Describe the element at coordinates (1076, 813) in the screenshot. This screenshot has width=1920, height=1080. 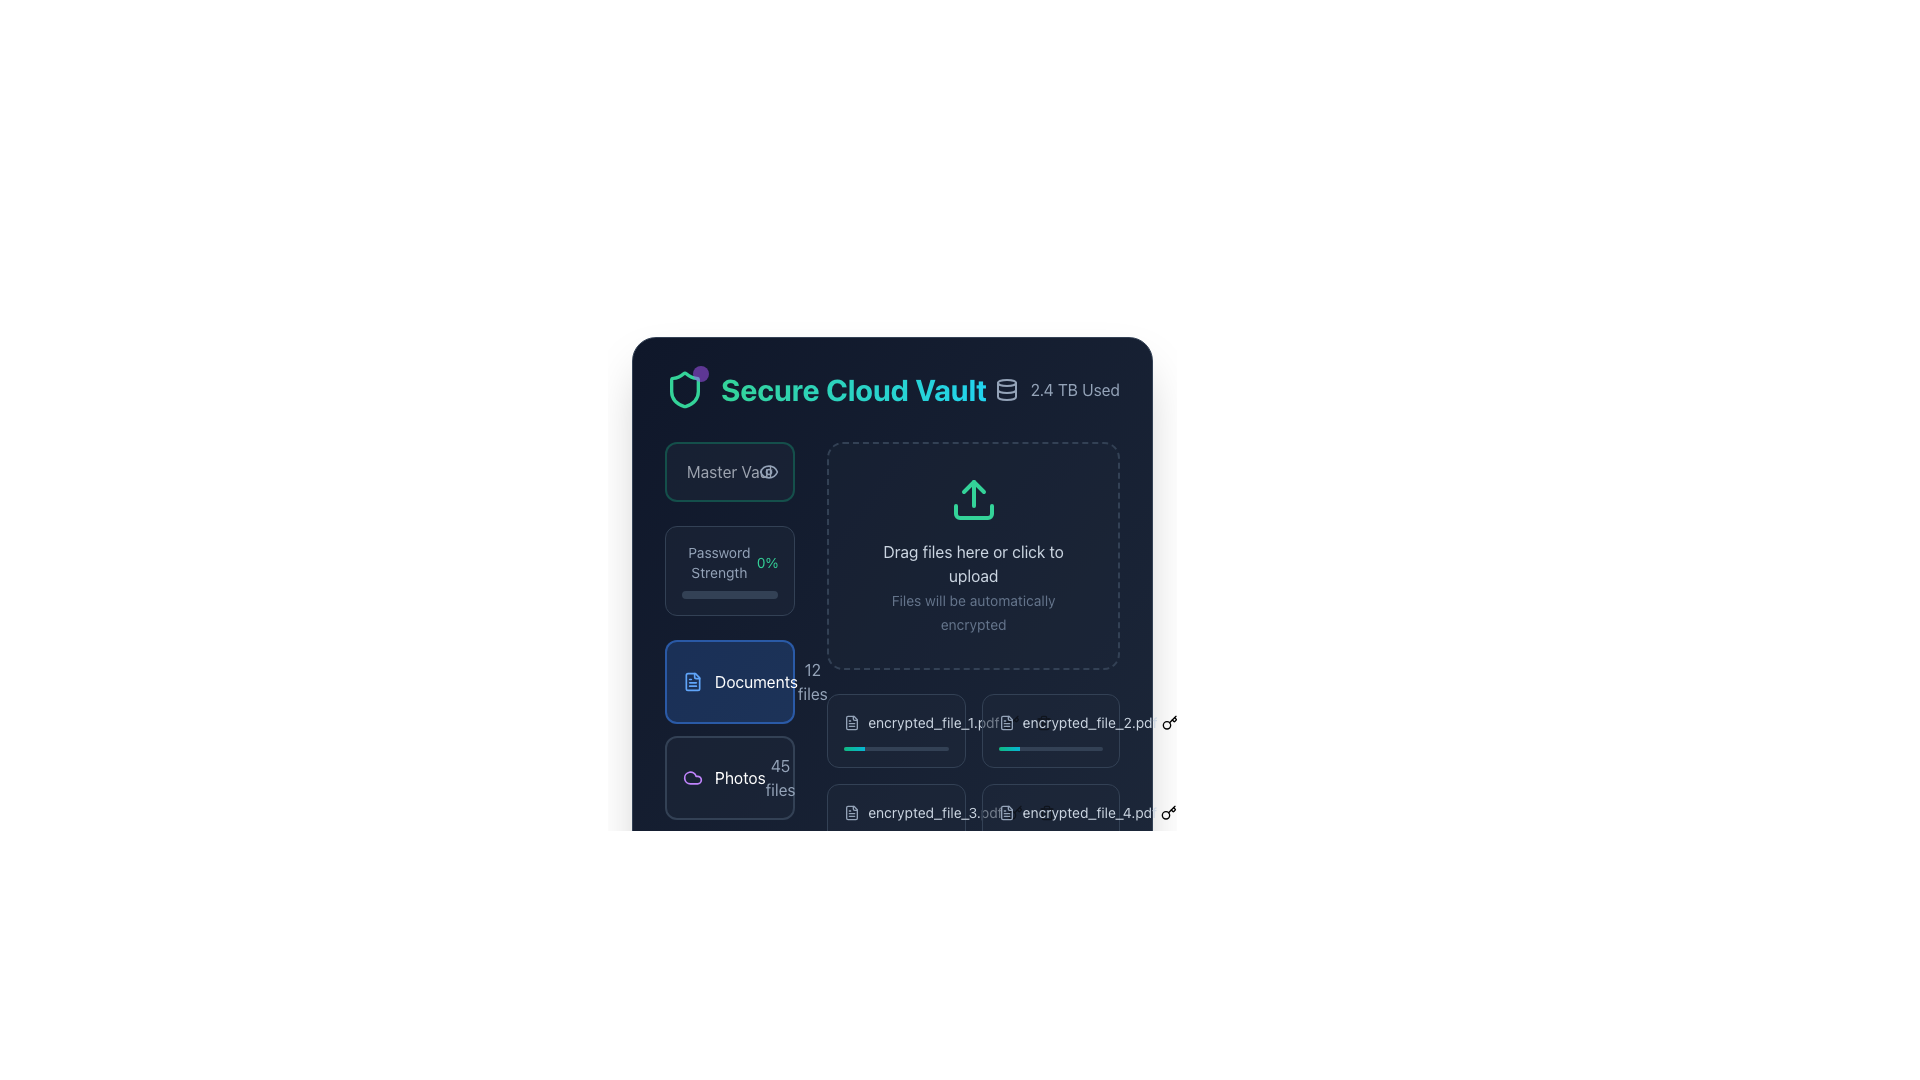
I see `to select or interact with the text label displaying 'encrypted_file_4.pdf', which is the fourth item in the 'Documents' section, located towards the bottom right and aligned horizontally with other file entries` at that location.